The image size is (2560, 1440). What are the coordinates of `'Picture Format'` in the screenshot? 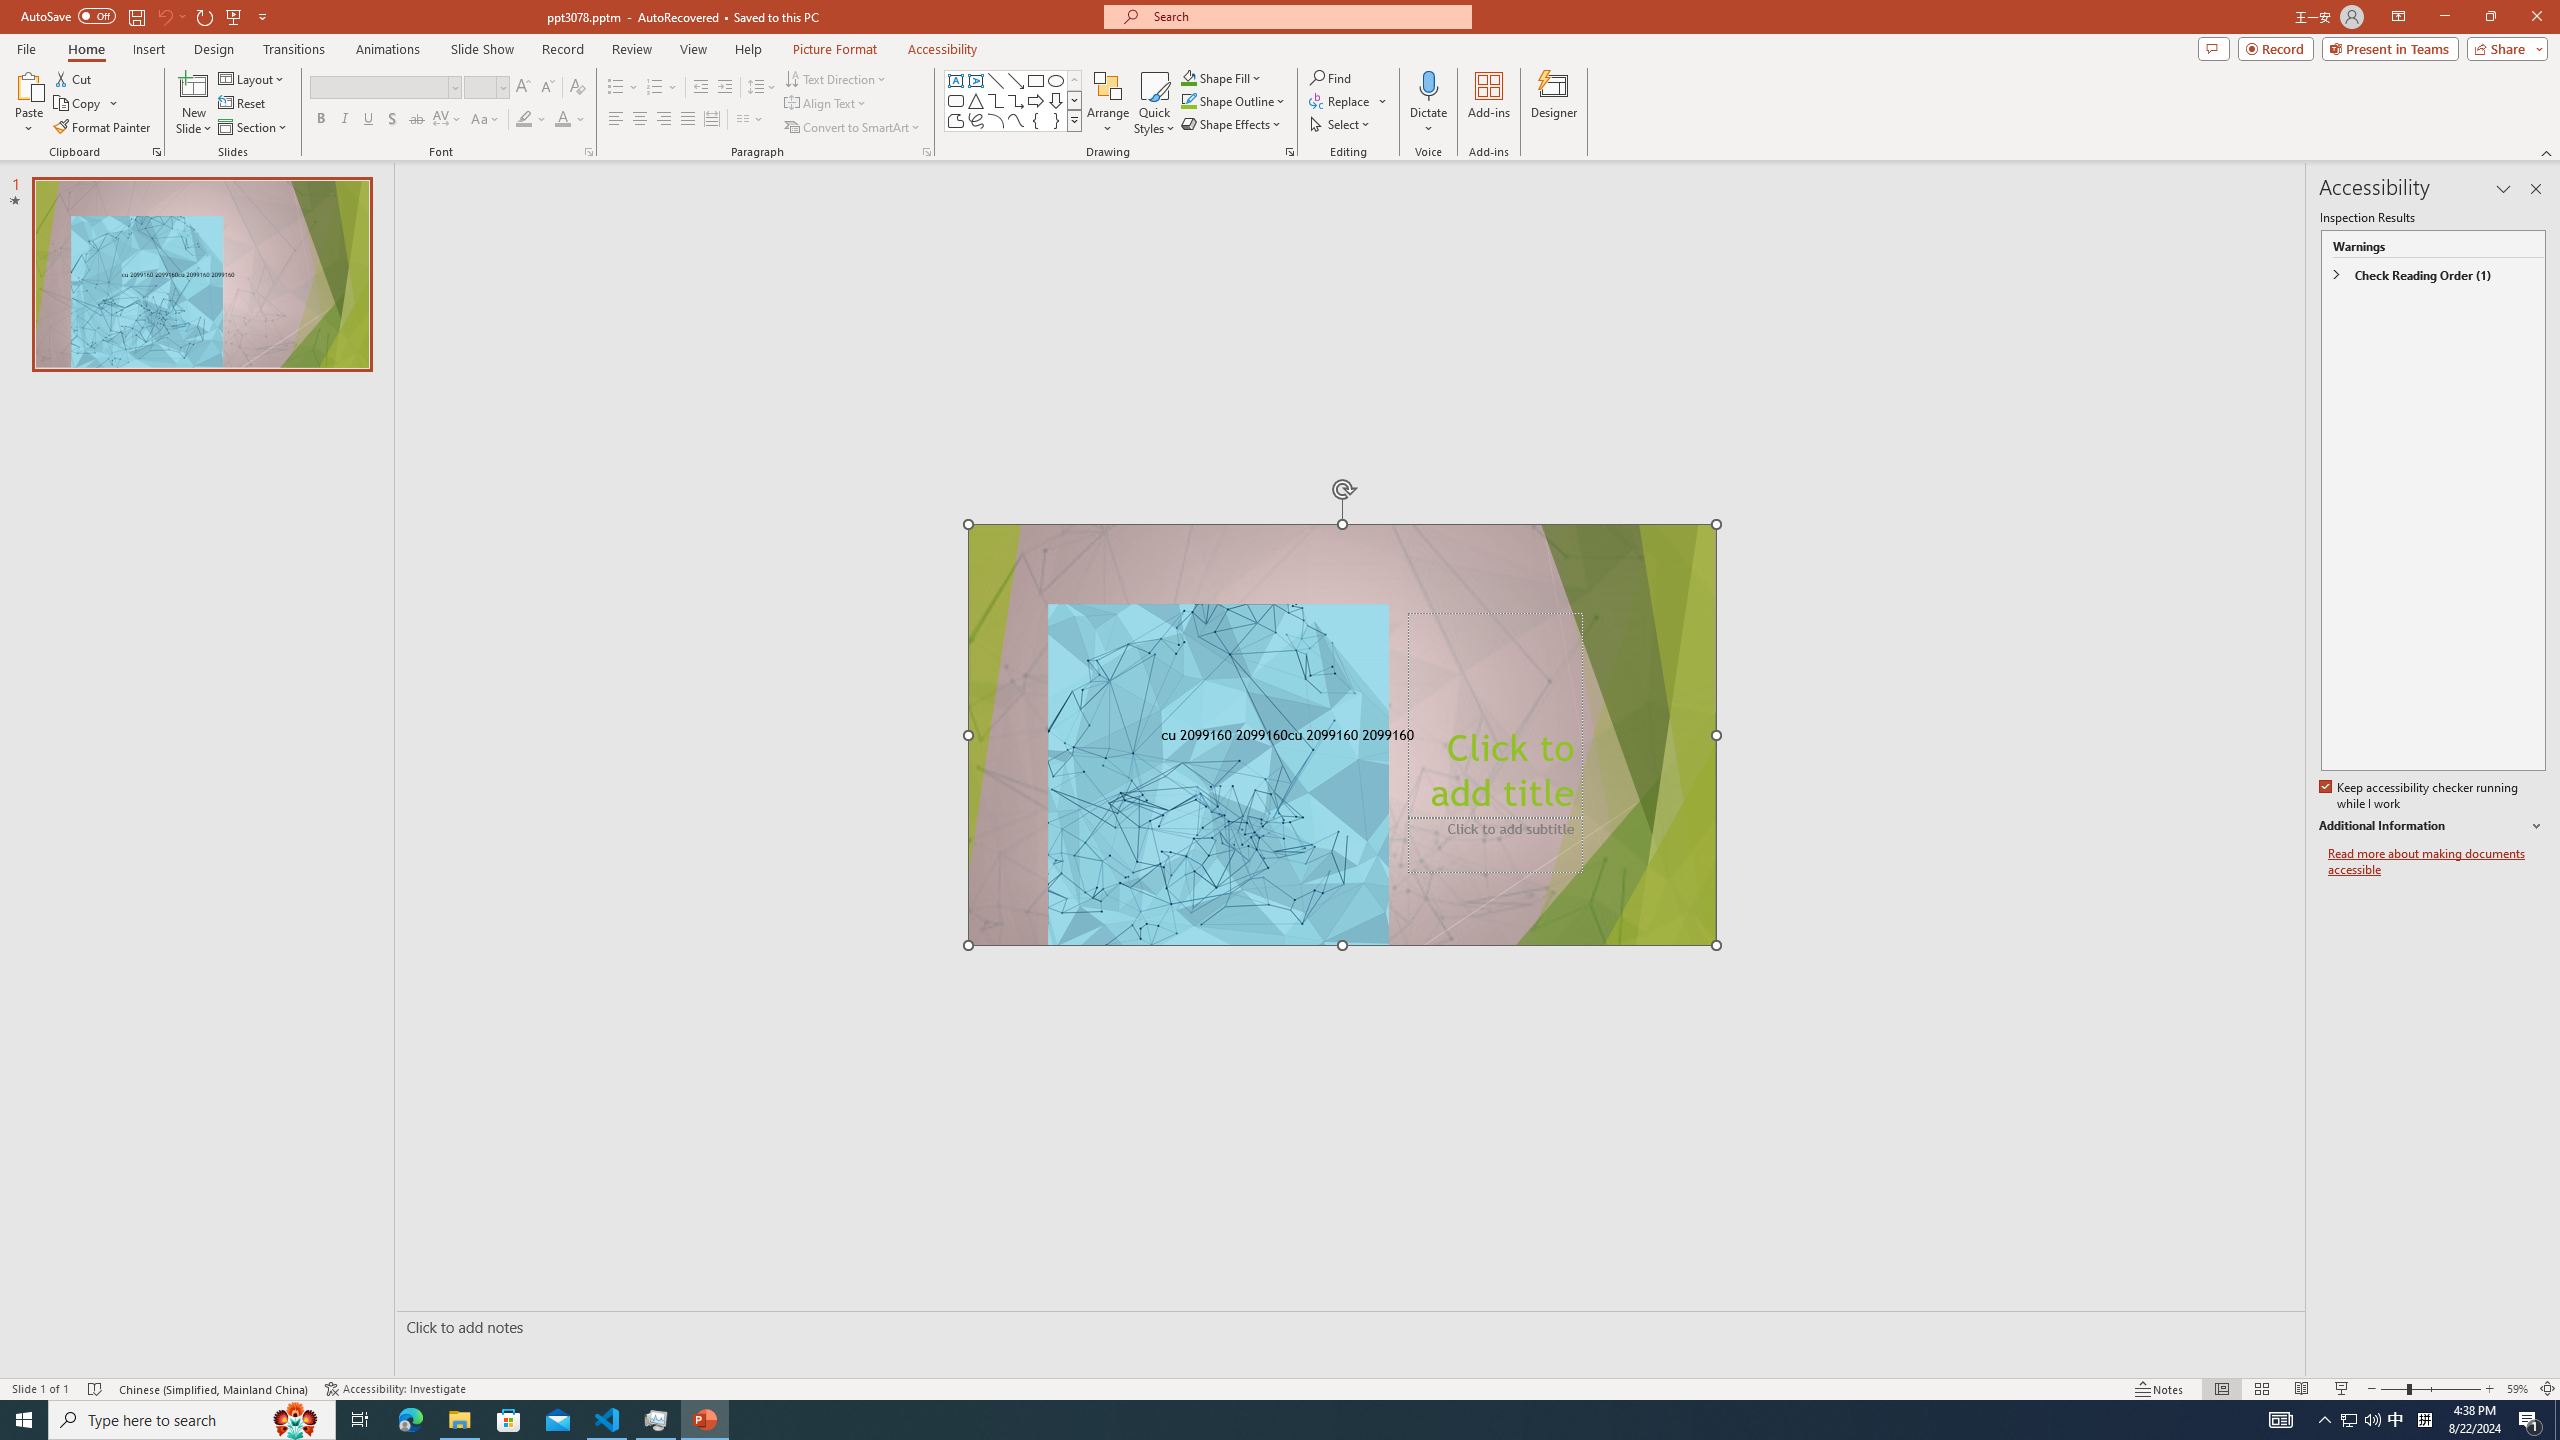 It's located at (835, 49).